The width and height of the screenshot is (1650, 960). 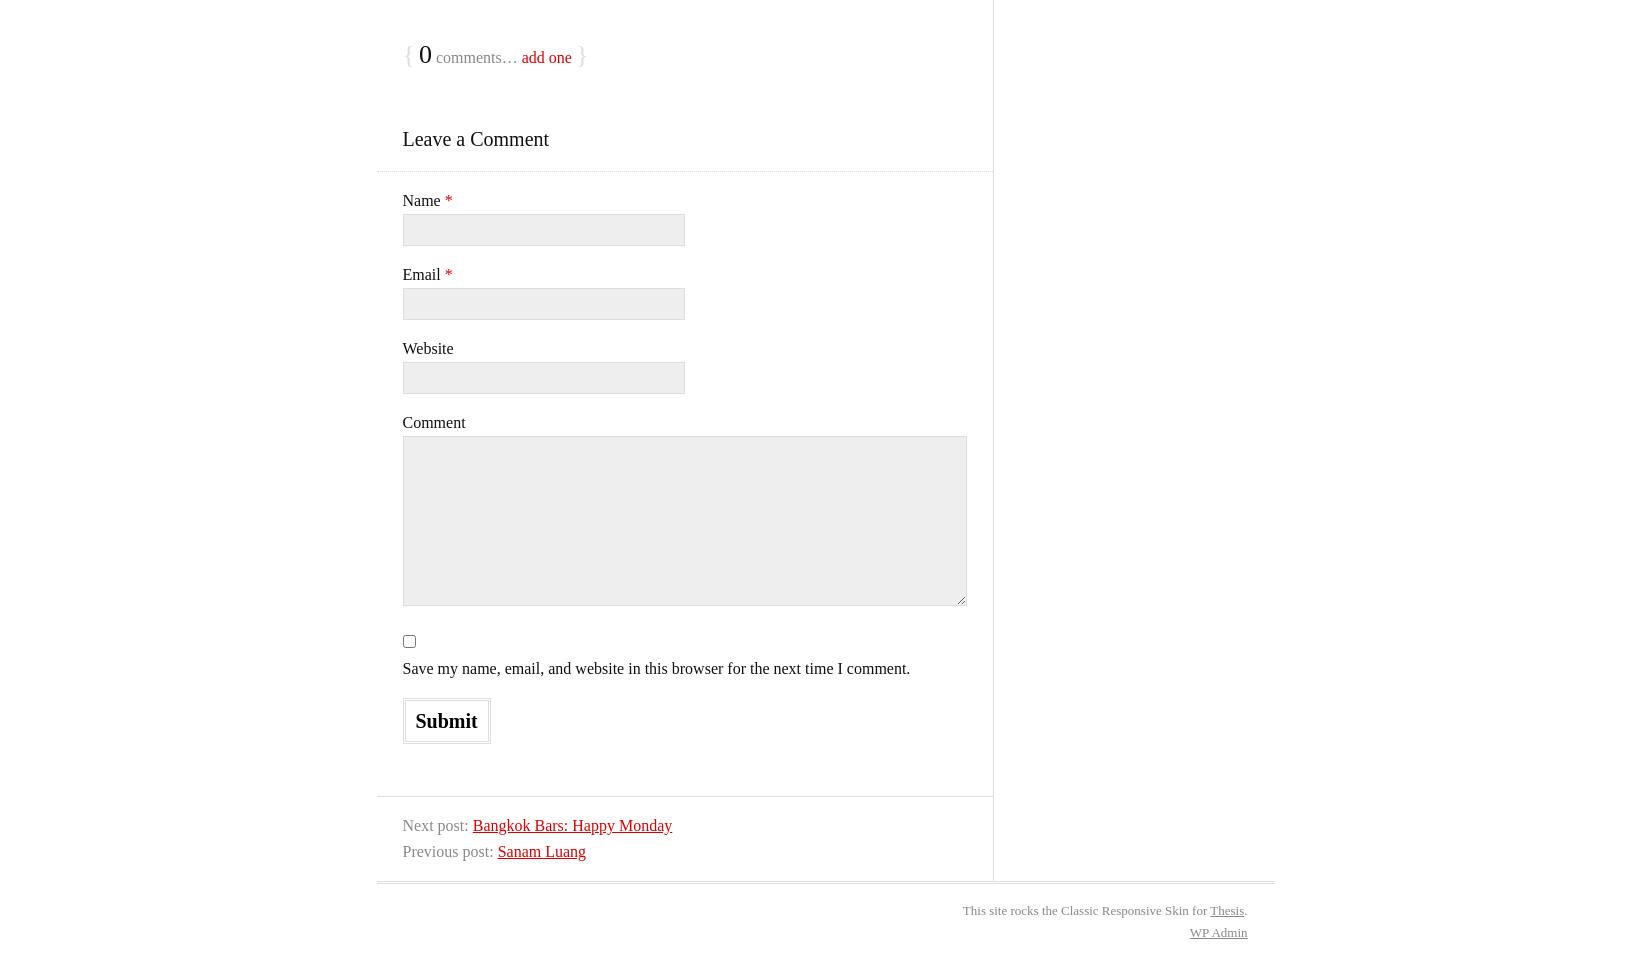 What do you see at coordinates (1188, 932) in the screenshot?
I see `'WP'` at bounding box center [1188, 932].